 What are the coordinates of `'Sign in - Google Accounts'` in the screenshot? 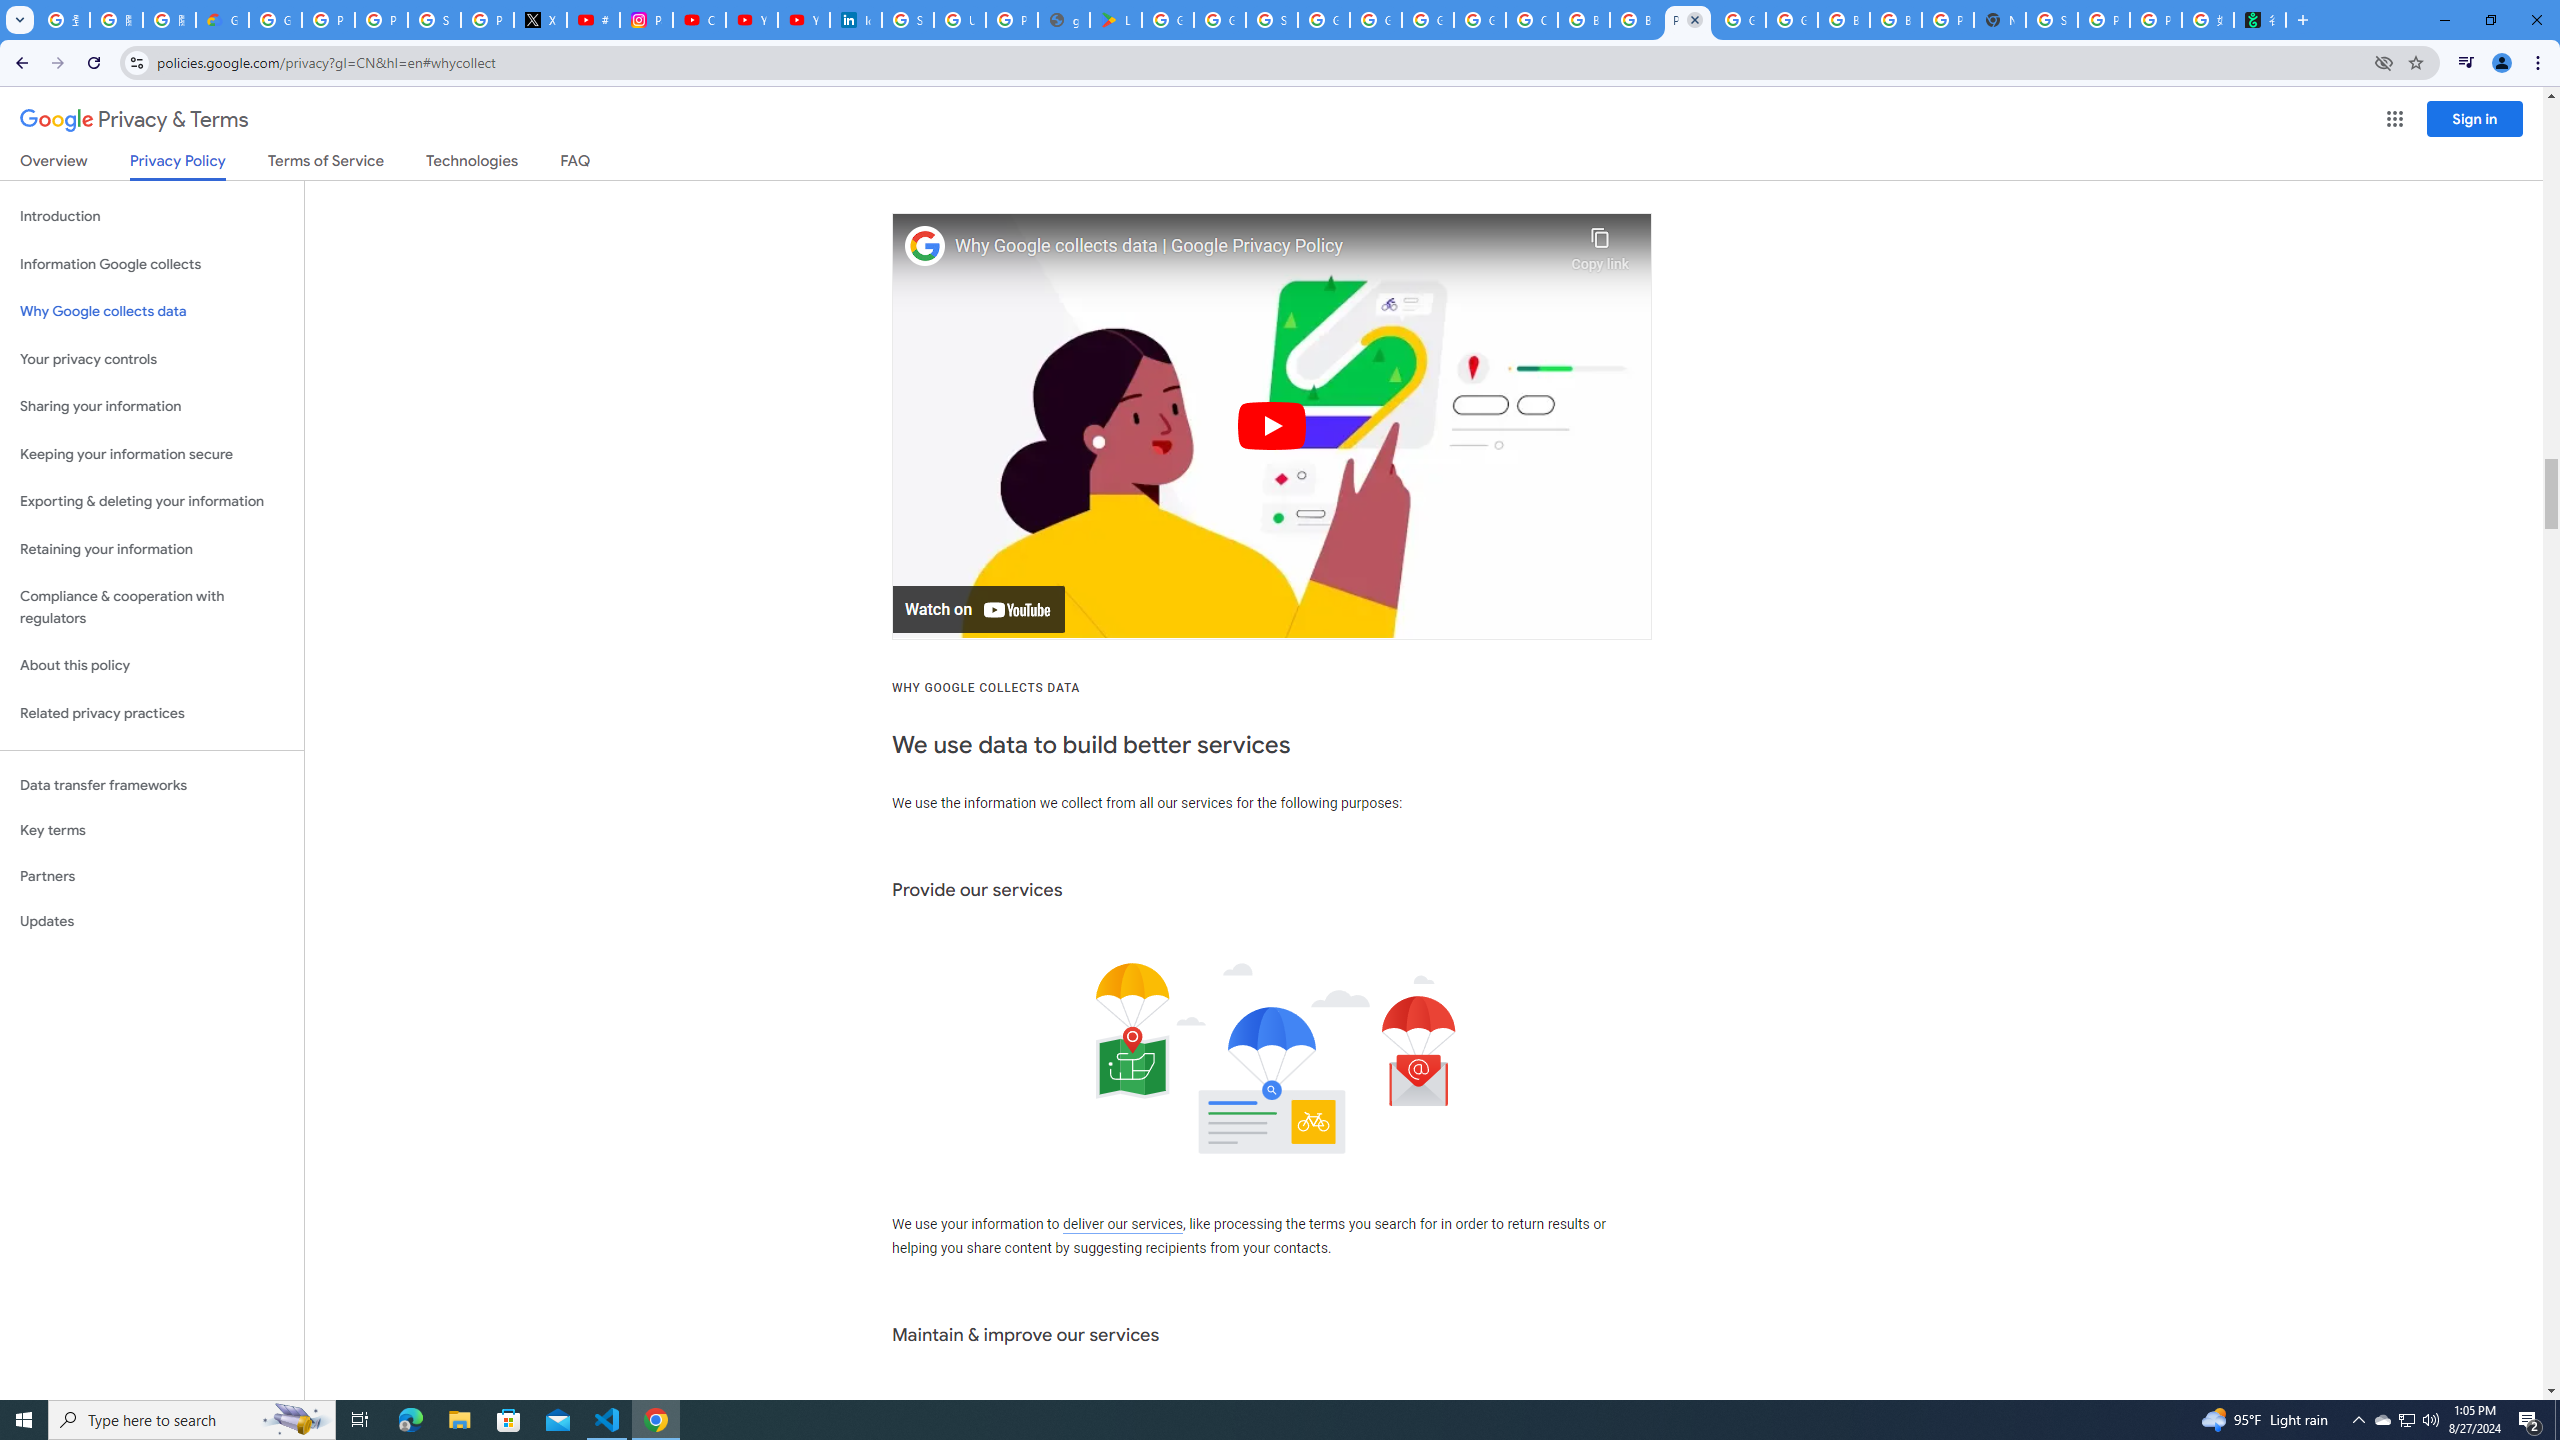 It's located at (435, 19).